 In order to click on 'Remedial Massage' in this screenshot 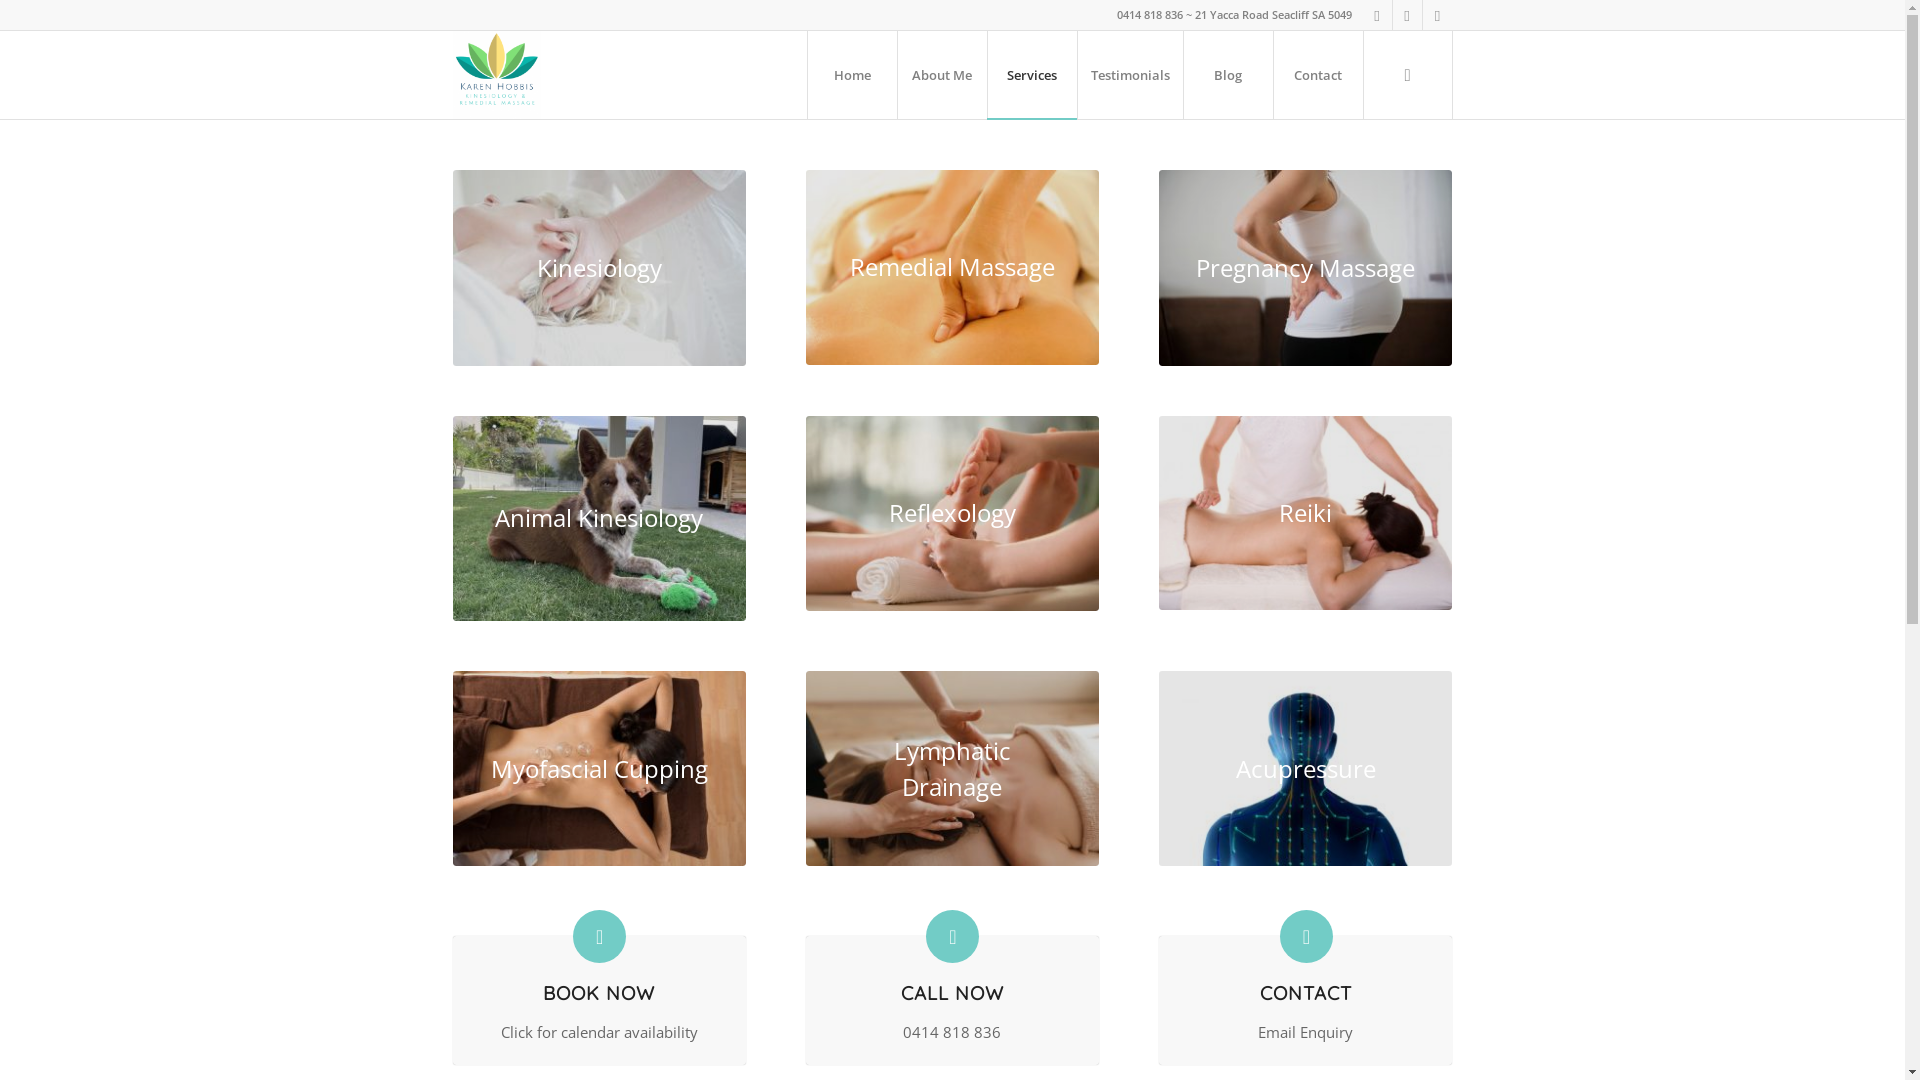, I will do `click(951, 266)`.